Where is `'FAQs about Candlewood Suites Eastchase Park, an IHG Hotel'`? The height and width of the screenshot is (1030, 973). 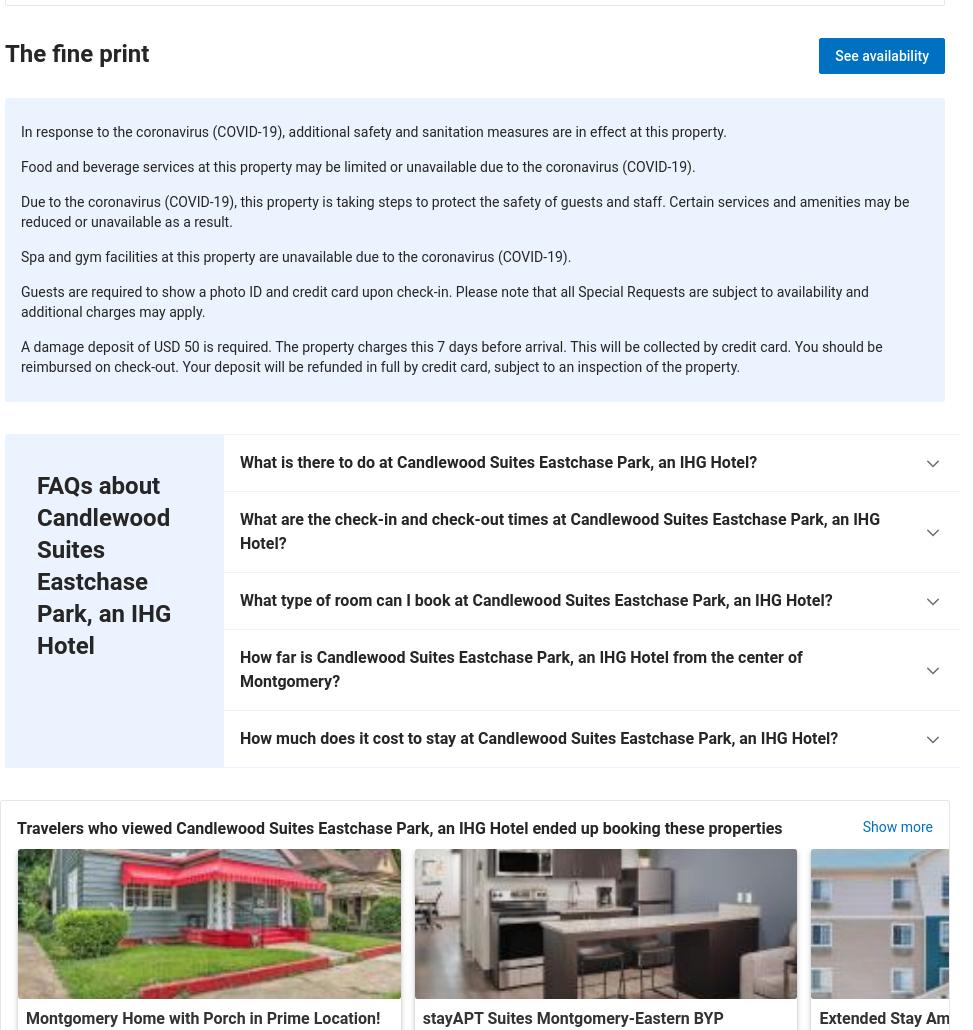
'FAQs about Candlewood Suites Eastchase Park, an IHG Hotel' is located at coordinates (103, 564).